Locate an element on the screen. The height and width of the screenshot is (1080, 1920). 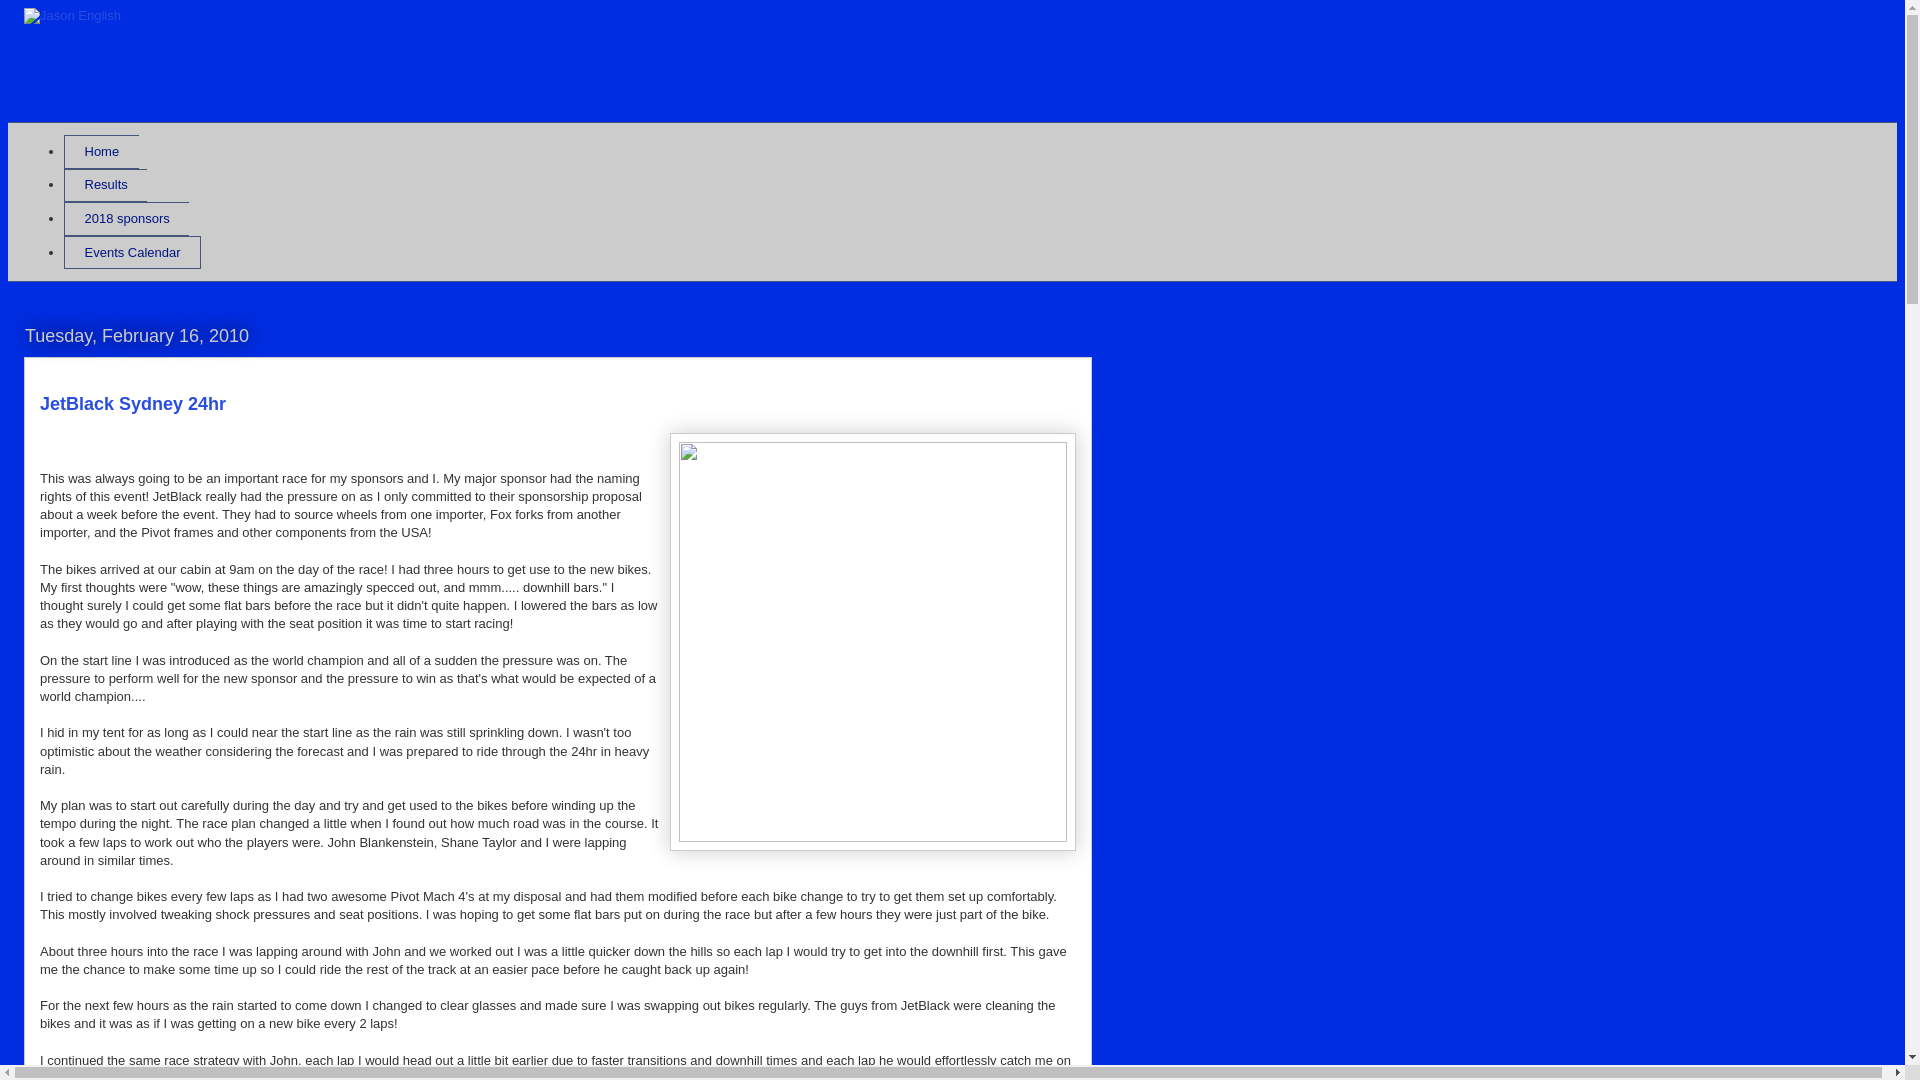
'Results' is located at coordinates (104, 185).